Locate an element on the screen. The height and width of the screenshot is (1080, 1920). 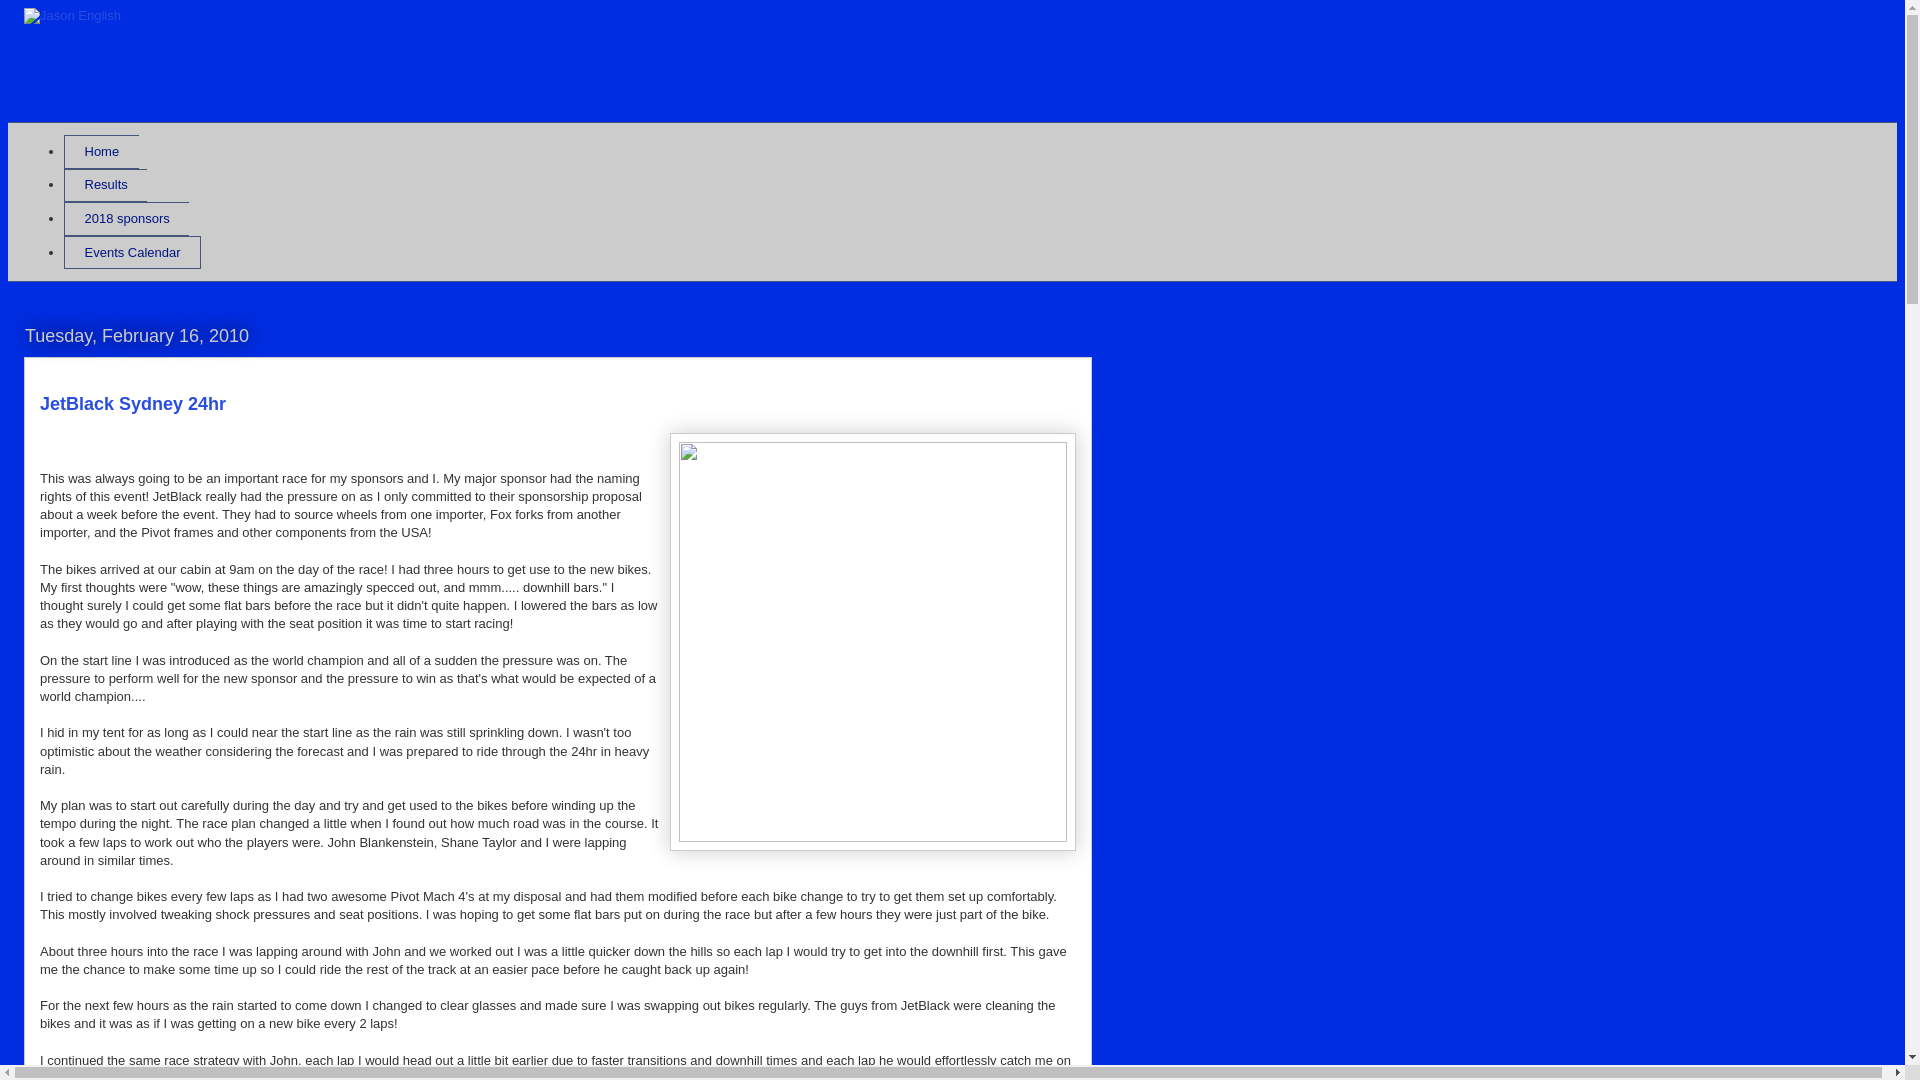
'Results' is located at coordinates (104, 185).